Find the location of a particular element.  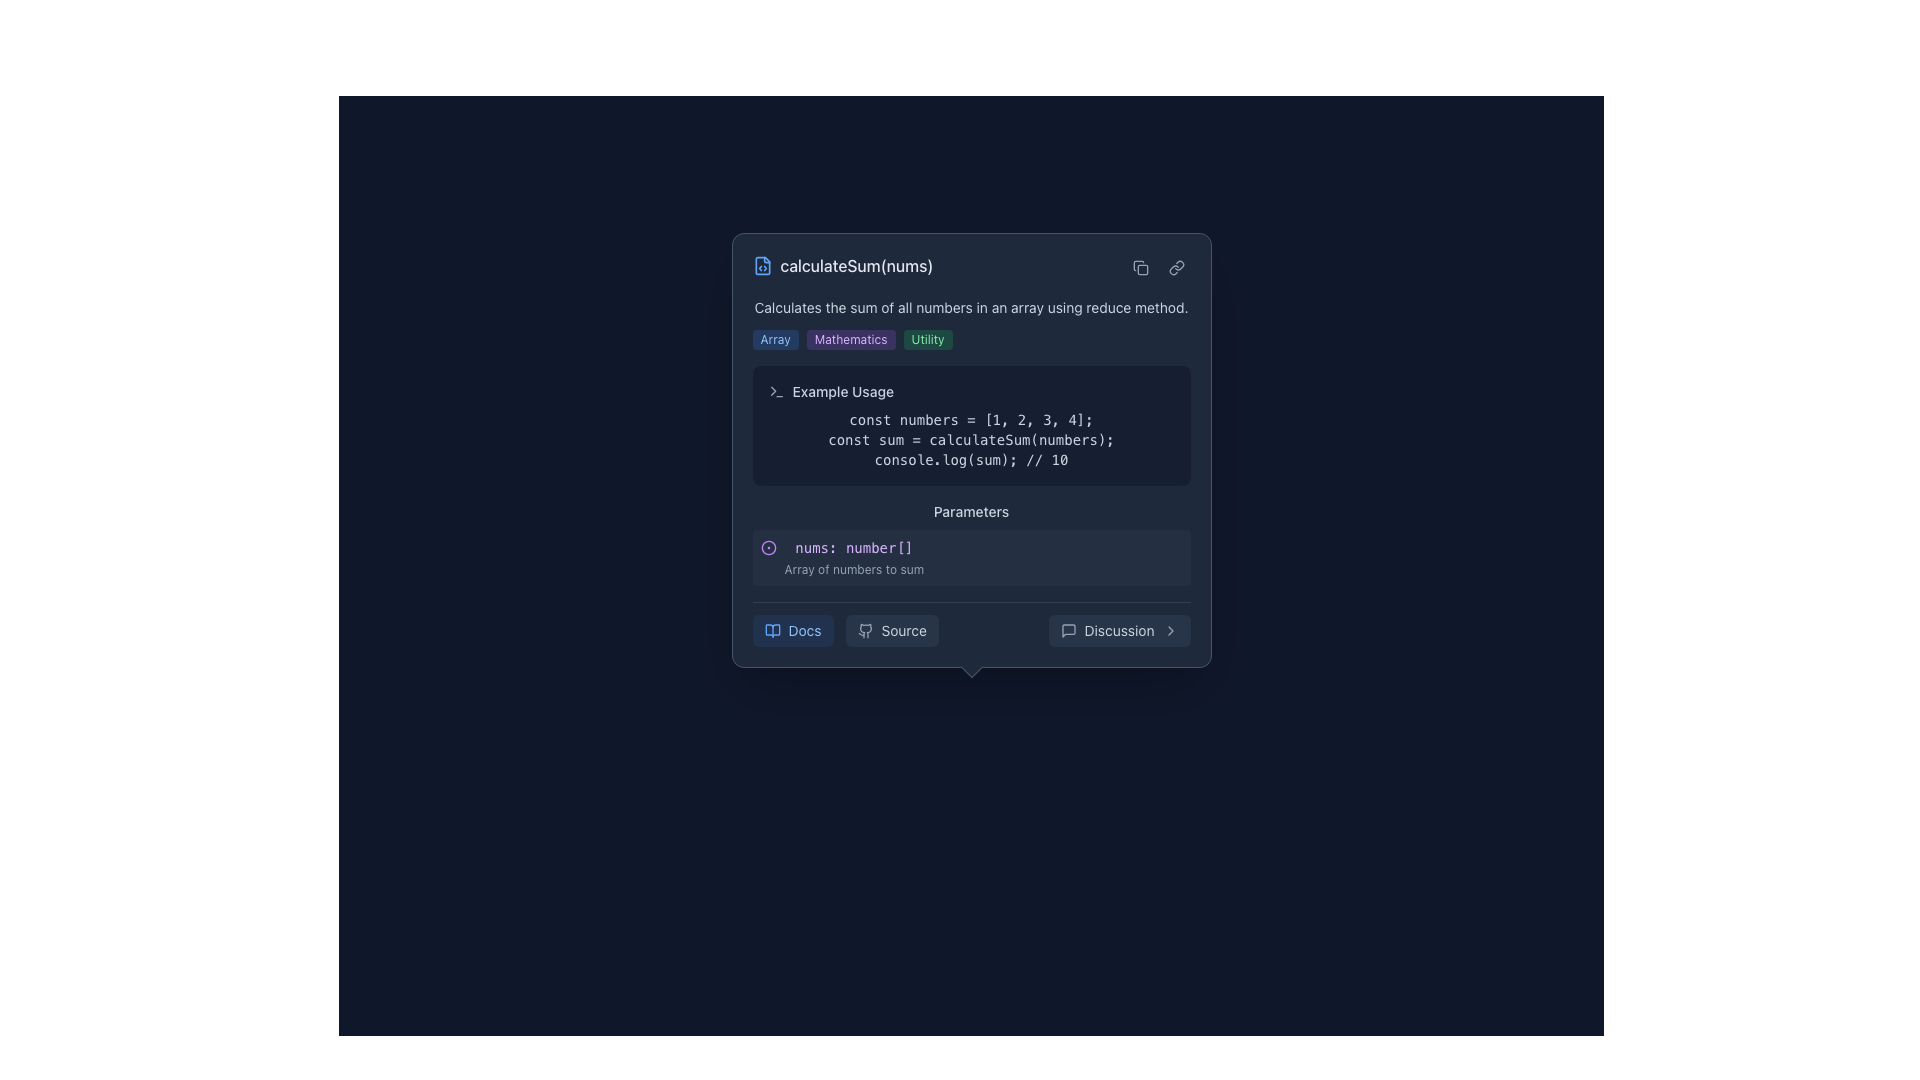

the content of the Text Label or Static Text that defines a parameter within the function declaration, positioned after 'function', 'calculateSum', and '(' tokens is located at coordinates (1009, 636).